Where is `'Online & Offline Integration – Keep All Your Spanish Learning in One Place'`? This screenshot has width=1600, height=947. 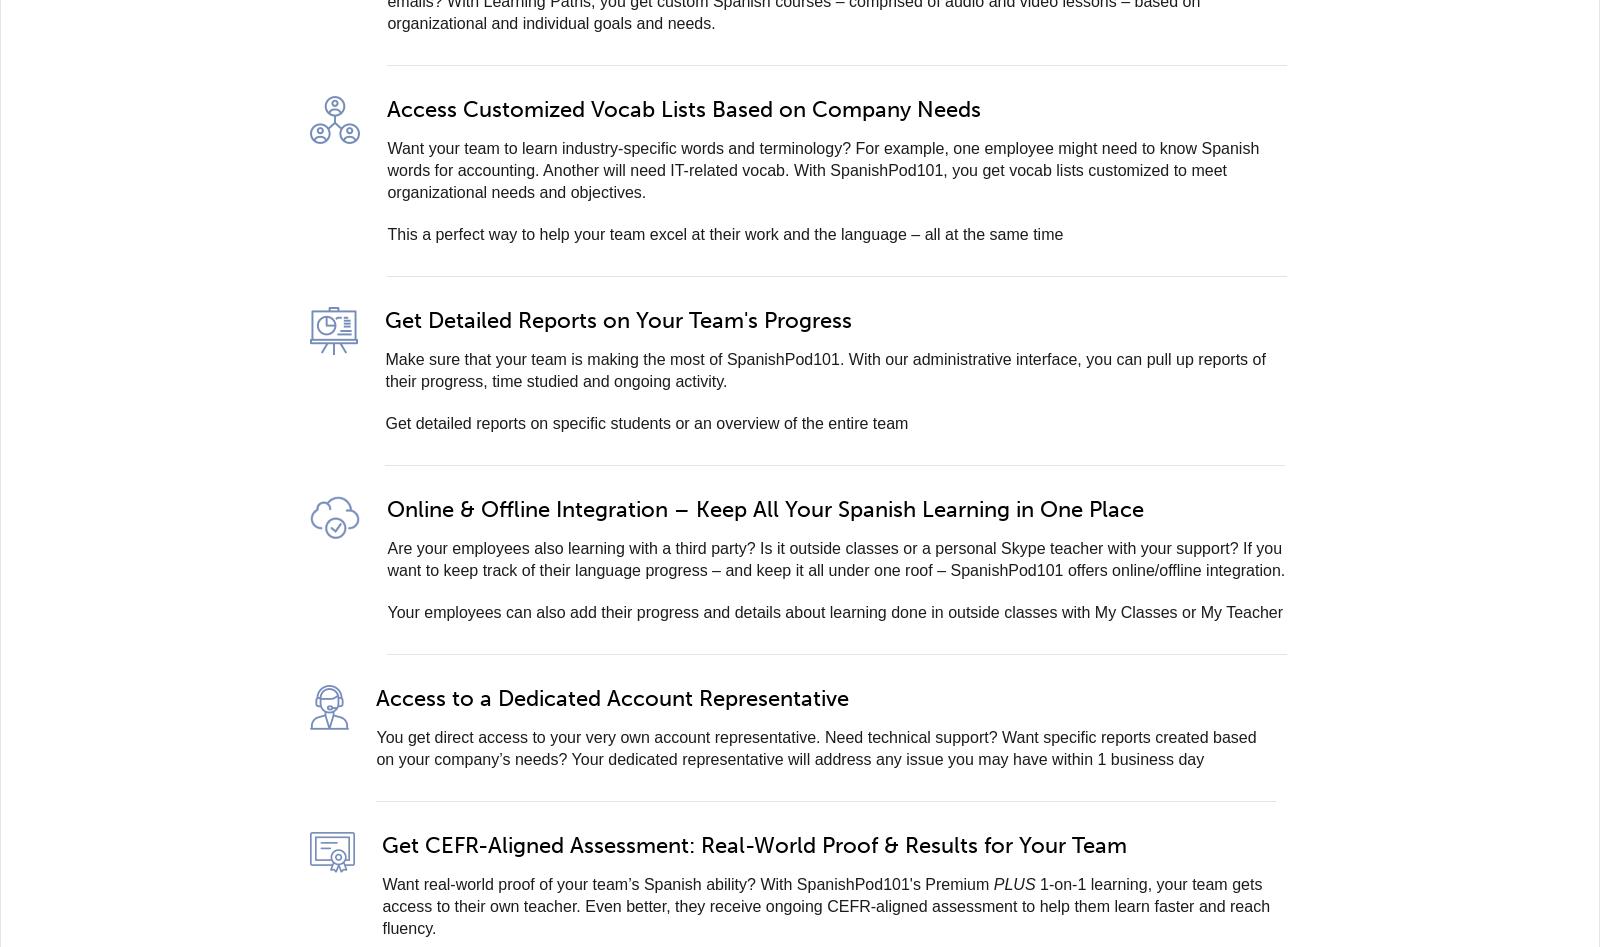
'Online & Offline Integration – Keep All Your Spanish Learning in One Place' is located at coordinates (765, 508).